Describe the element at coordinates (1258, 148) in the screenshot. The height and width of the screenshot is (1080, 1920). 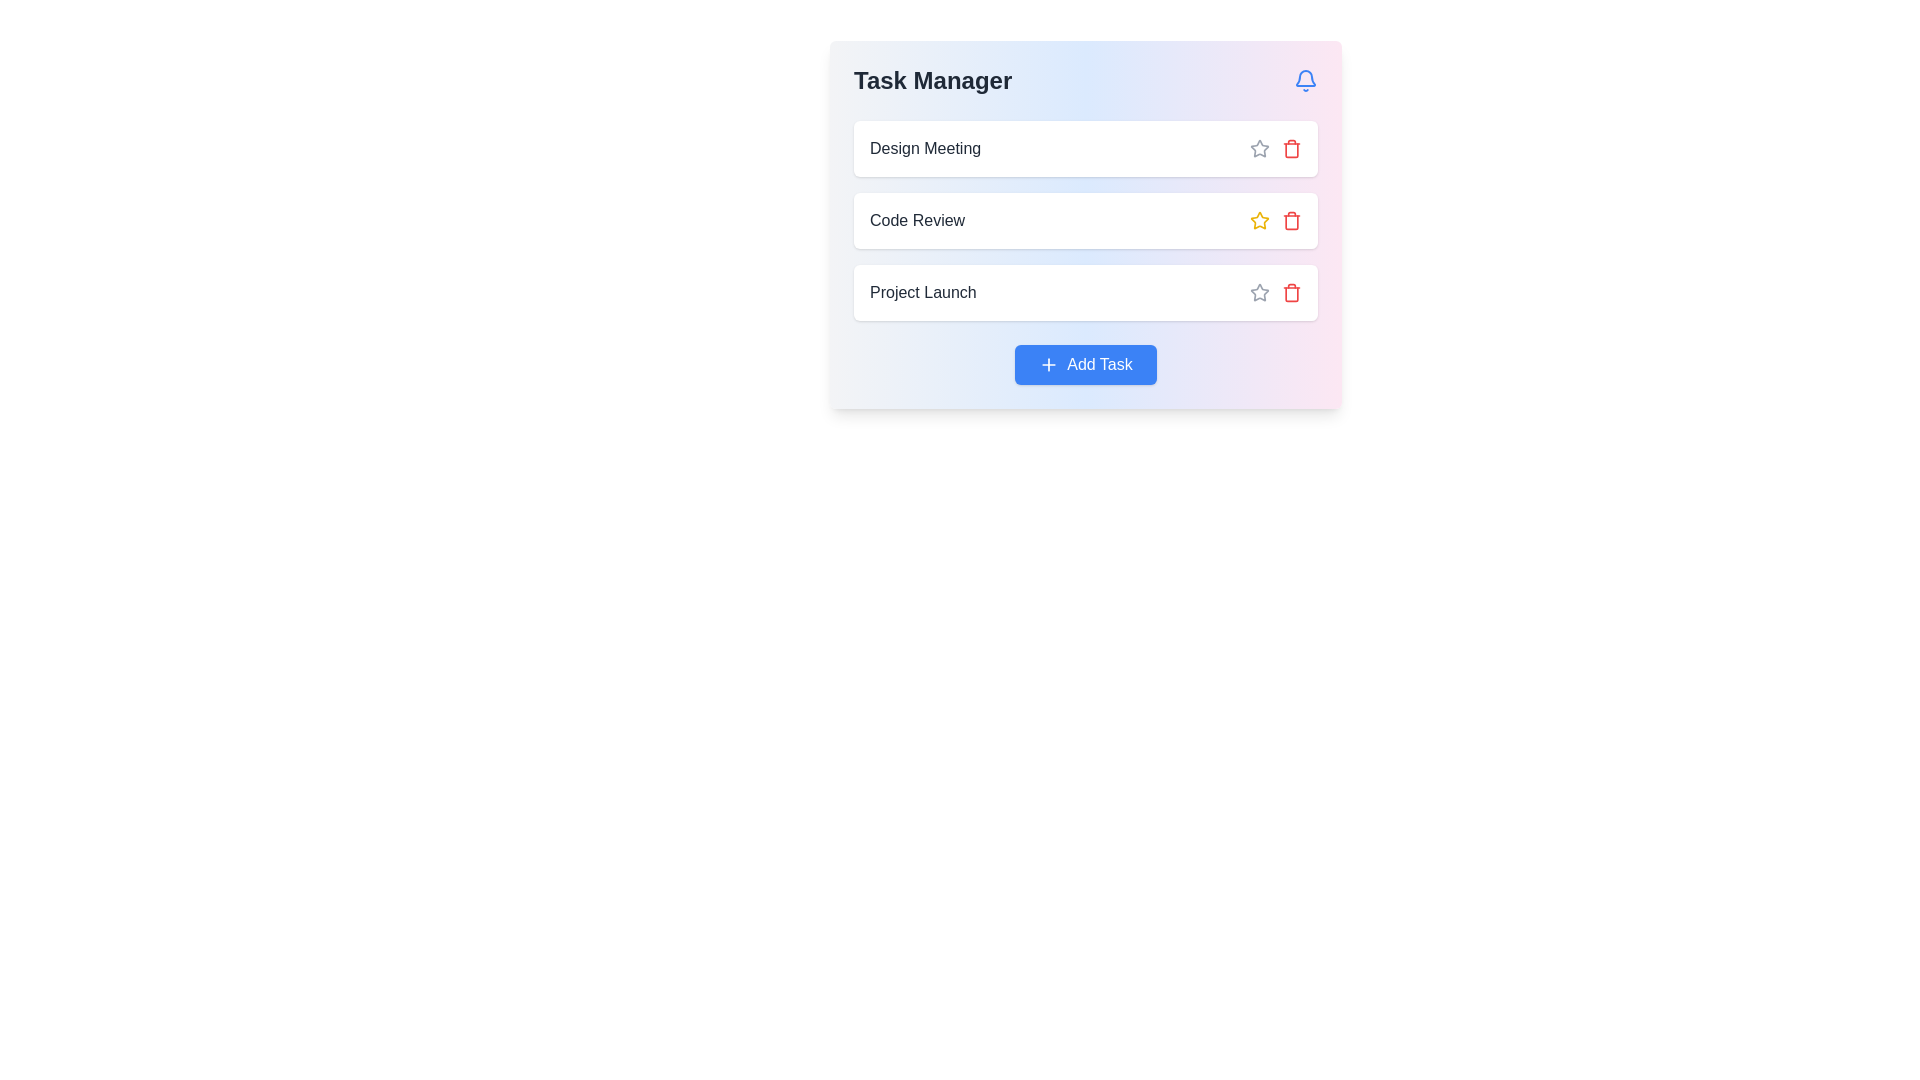
I see `the first star icon, which is gray in color and located to the right of the text 'Design Meeting' in the task list` at that location.